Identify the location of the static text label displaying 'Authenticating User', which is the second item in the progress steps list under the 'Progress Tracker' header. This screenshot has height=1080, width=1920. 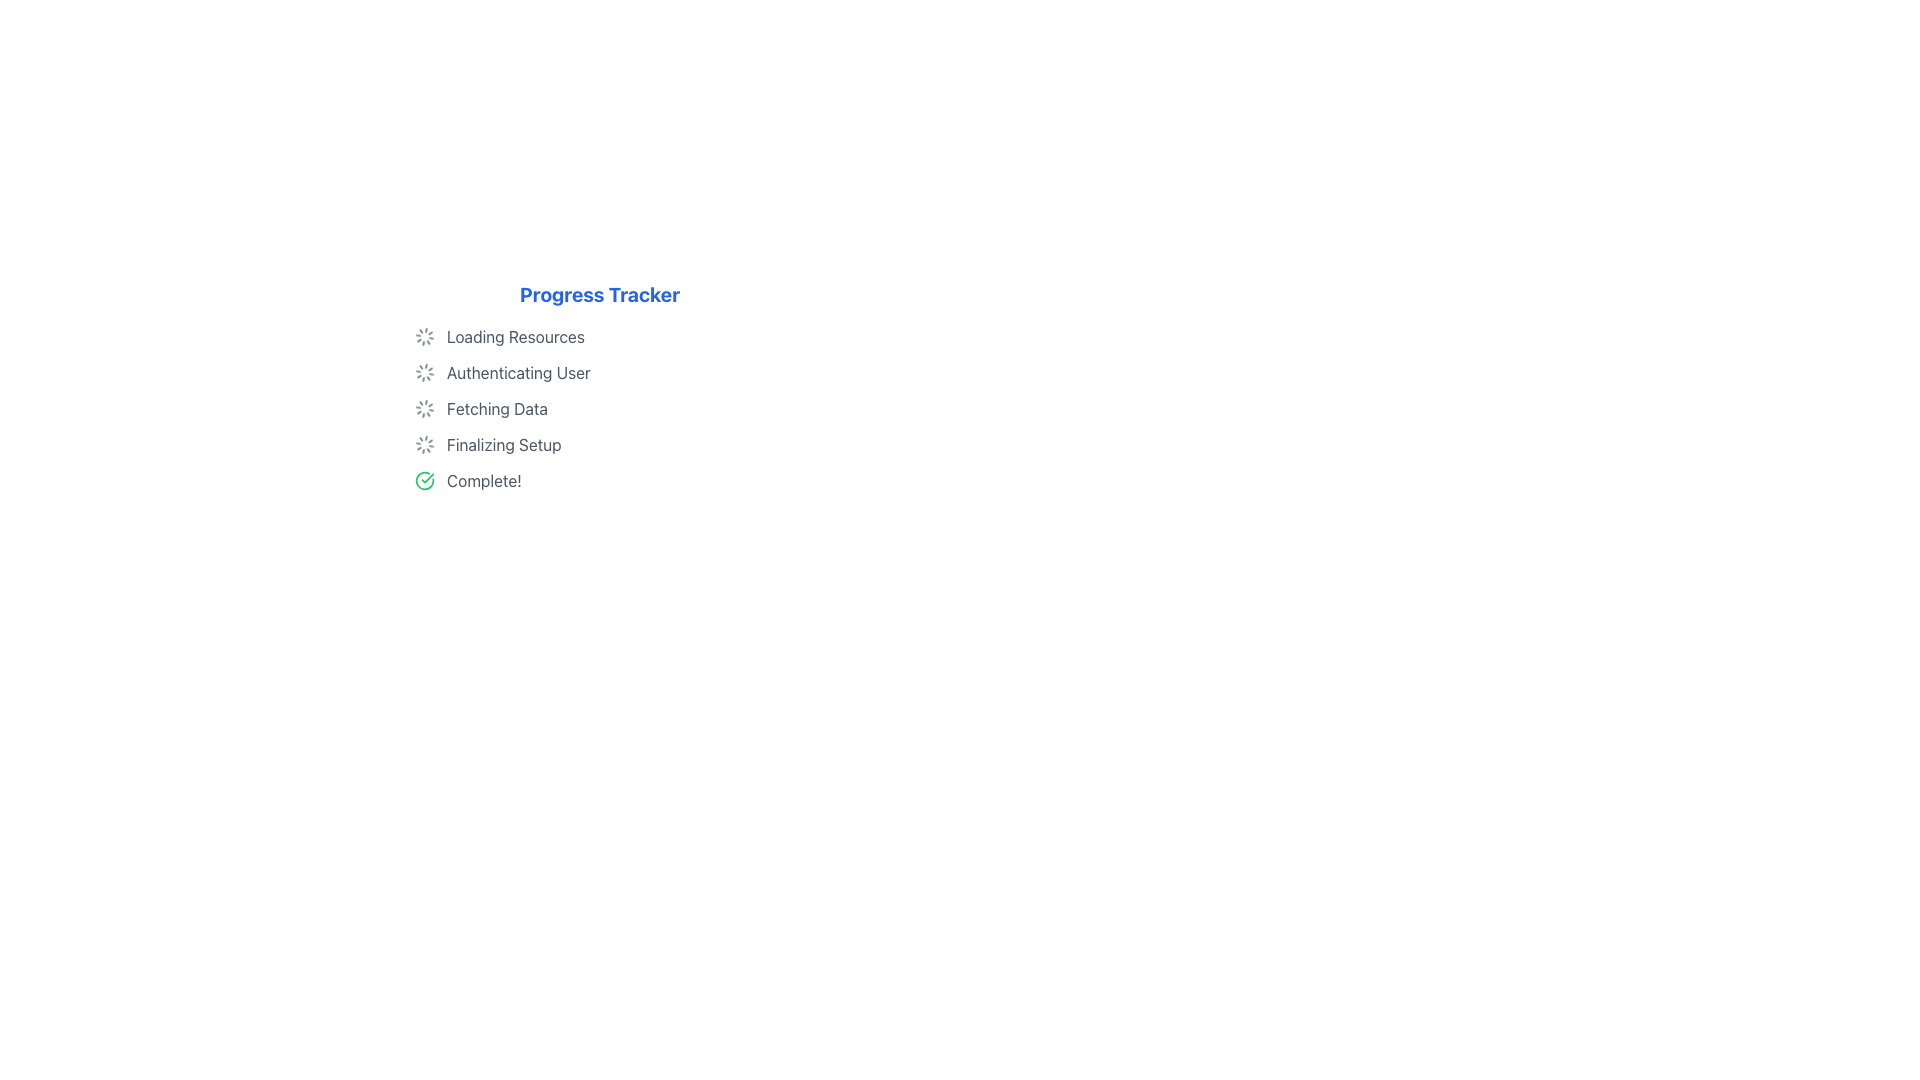
(518, 373).